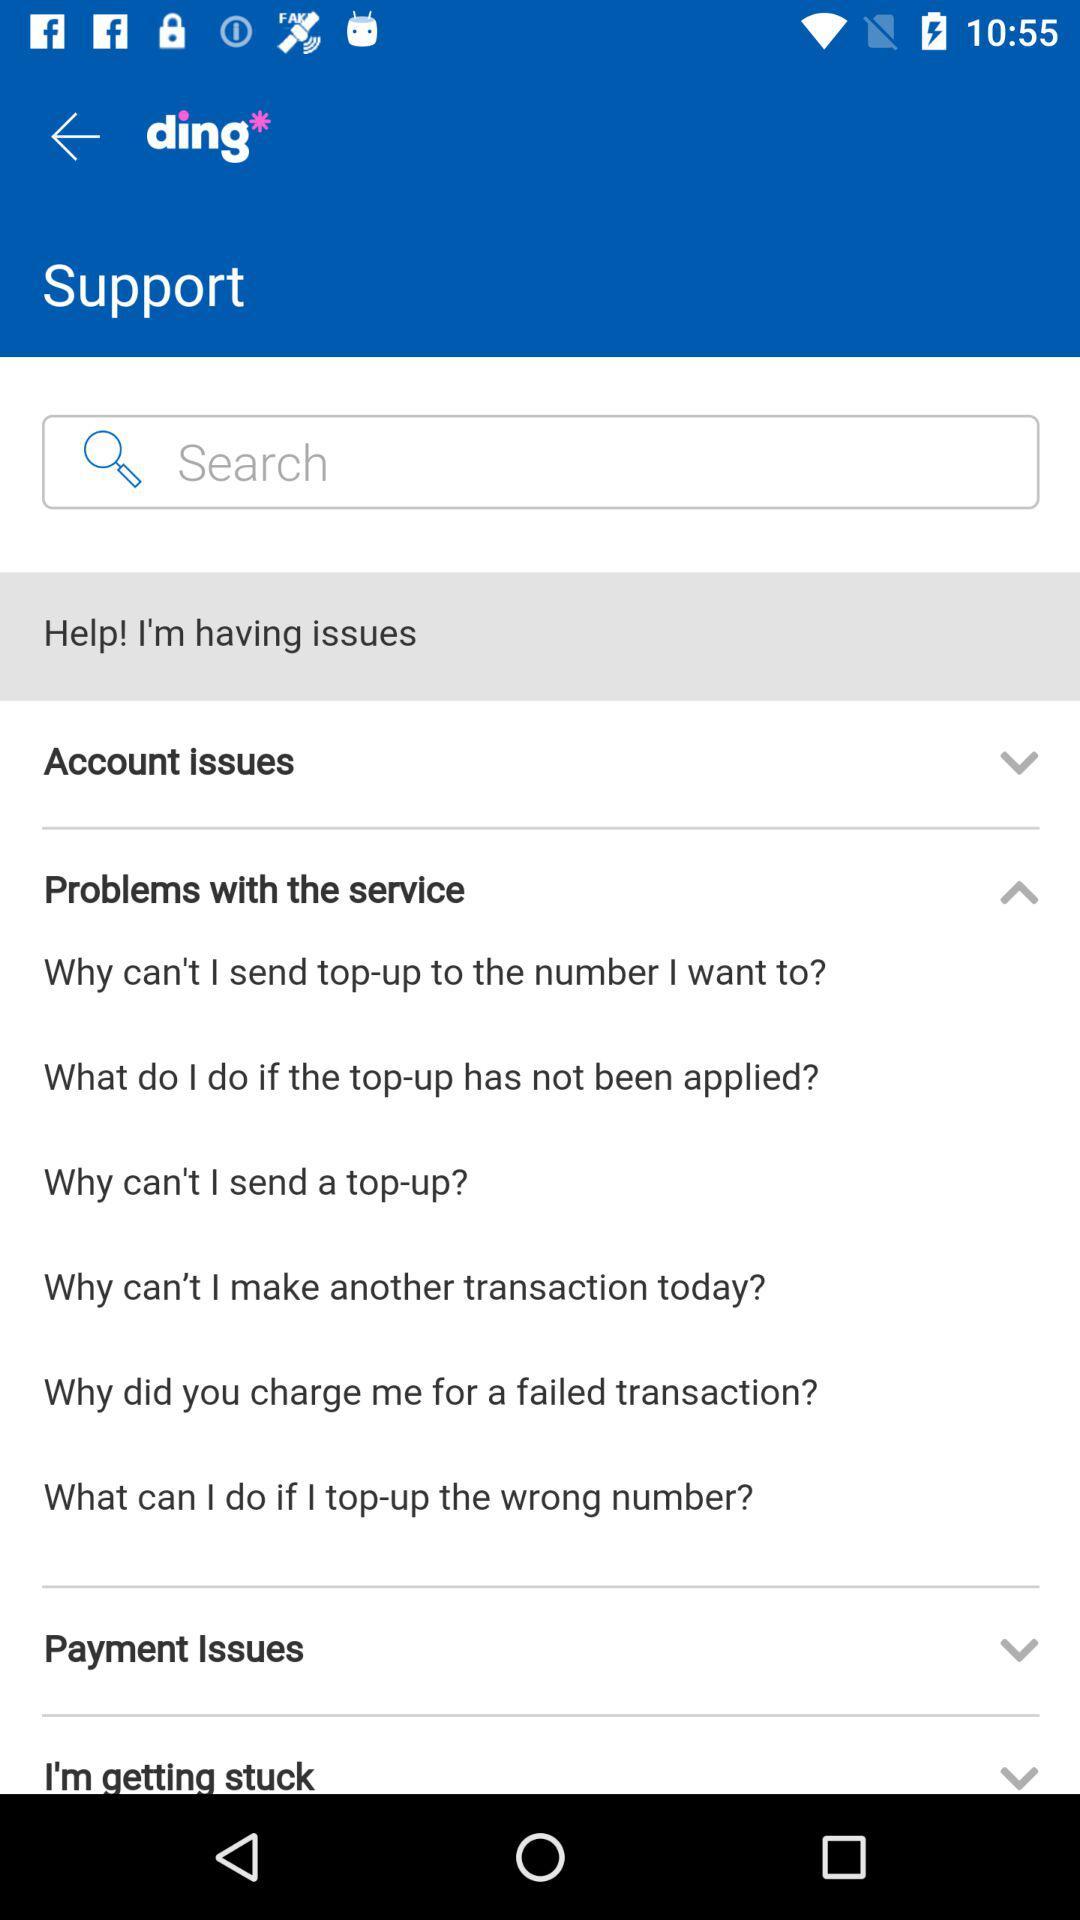  What do you see at coordinates (72, 135) in the screenshot?
I see `previous` at bounding box center [72, 135].